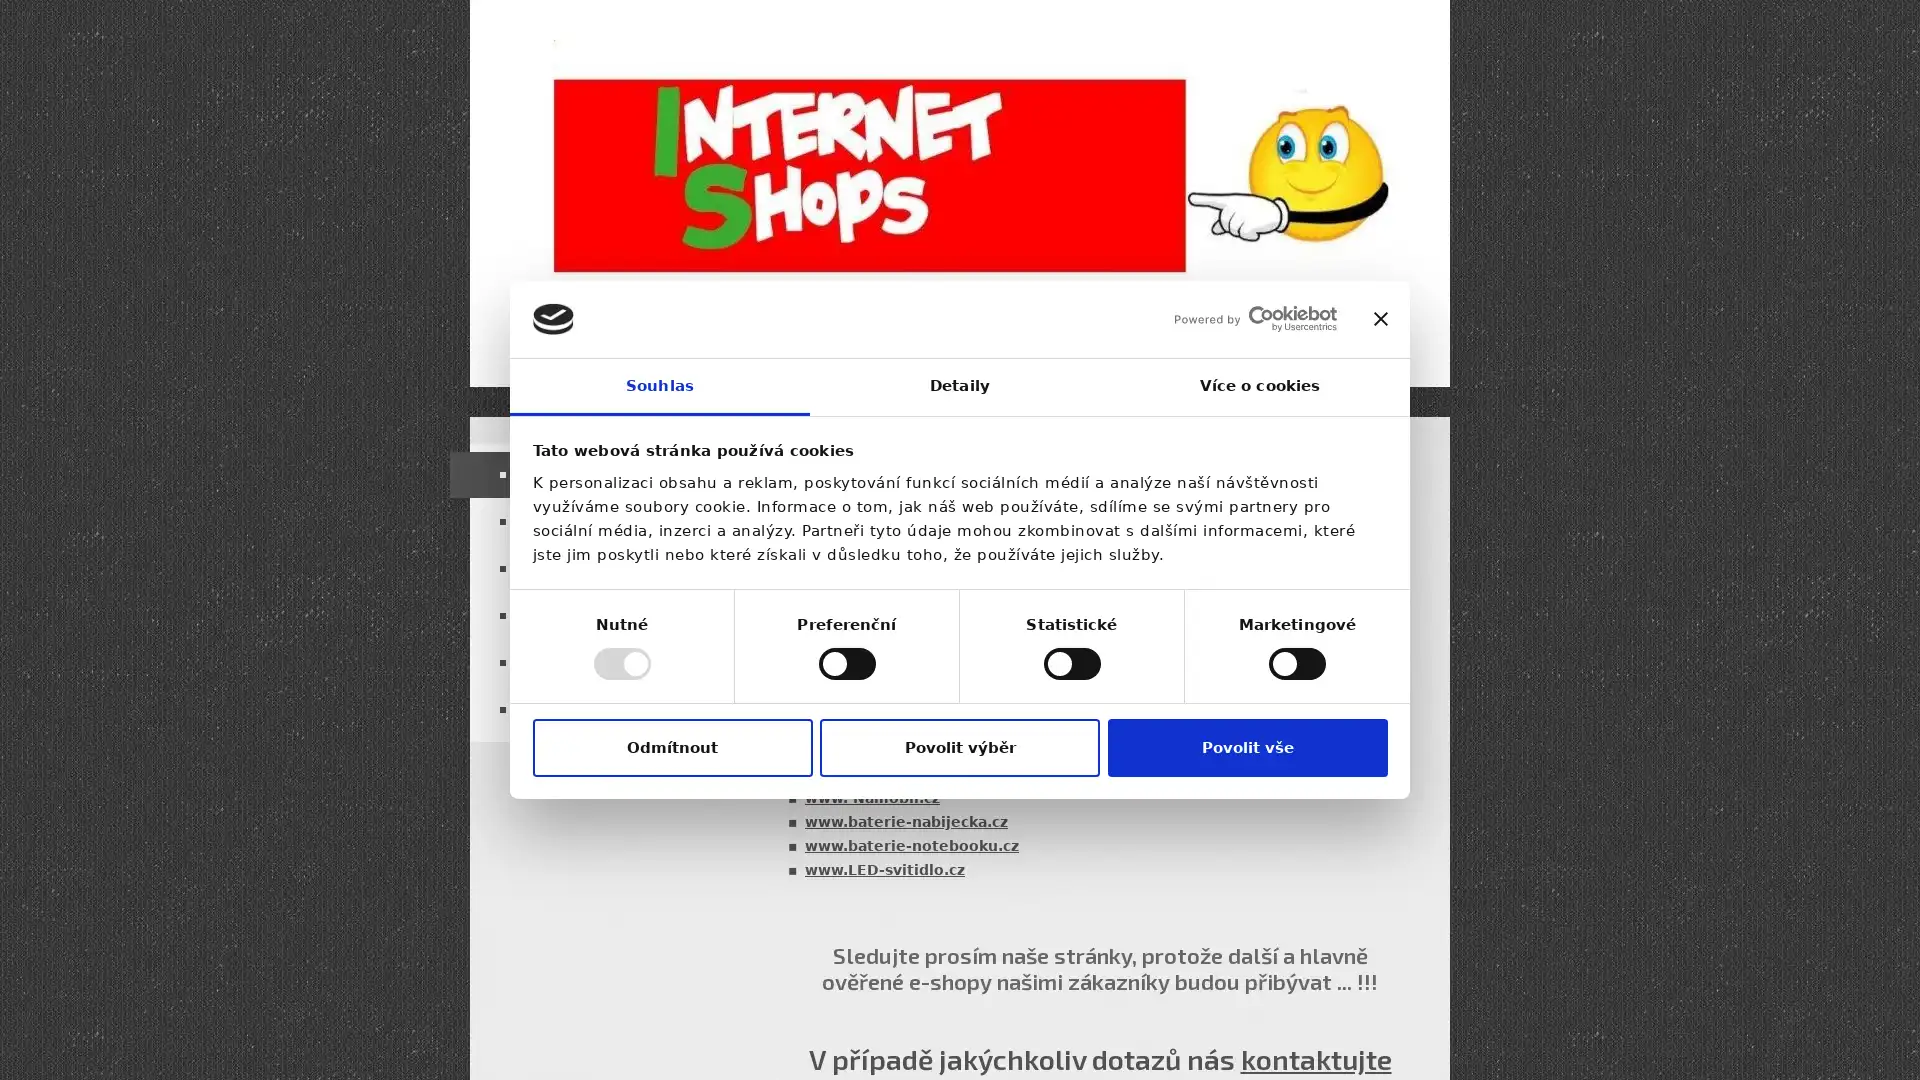 The height and width of the screenshot is (1080, 1920). What do you see at coordinates (960, 747) in the screenshot?
I see `Povolit vyber` at bounding box center [960, 747].